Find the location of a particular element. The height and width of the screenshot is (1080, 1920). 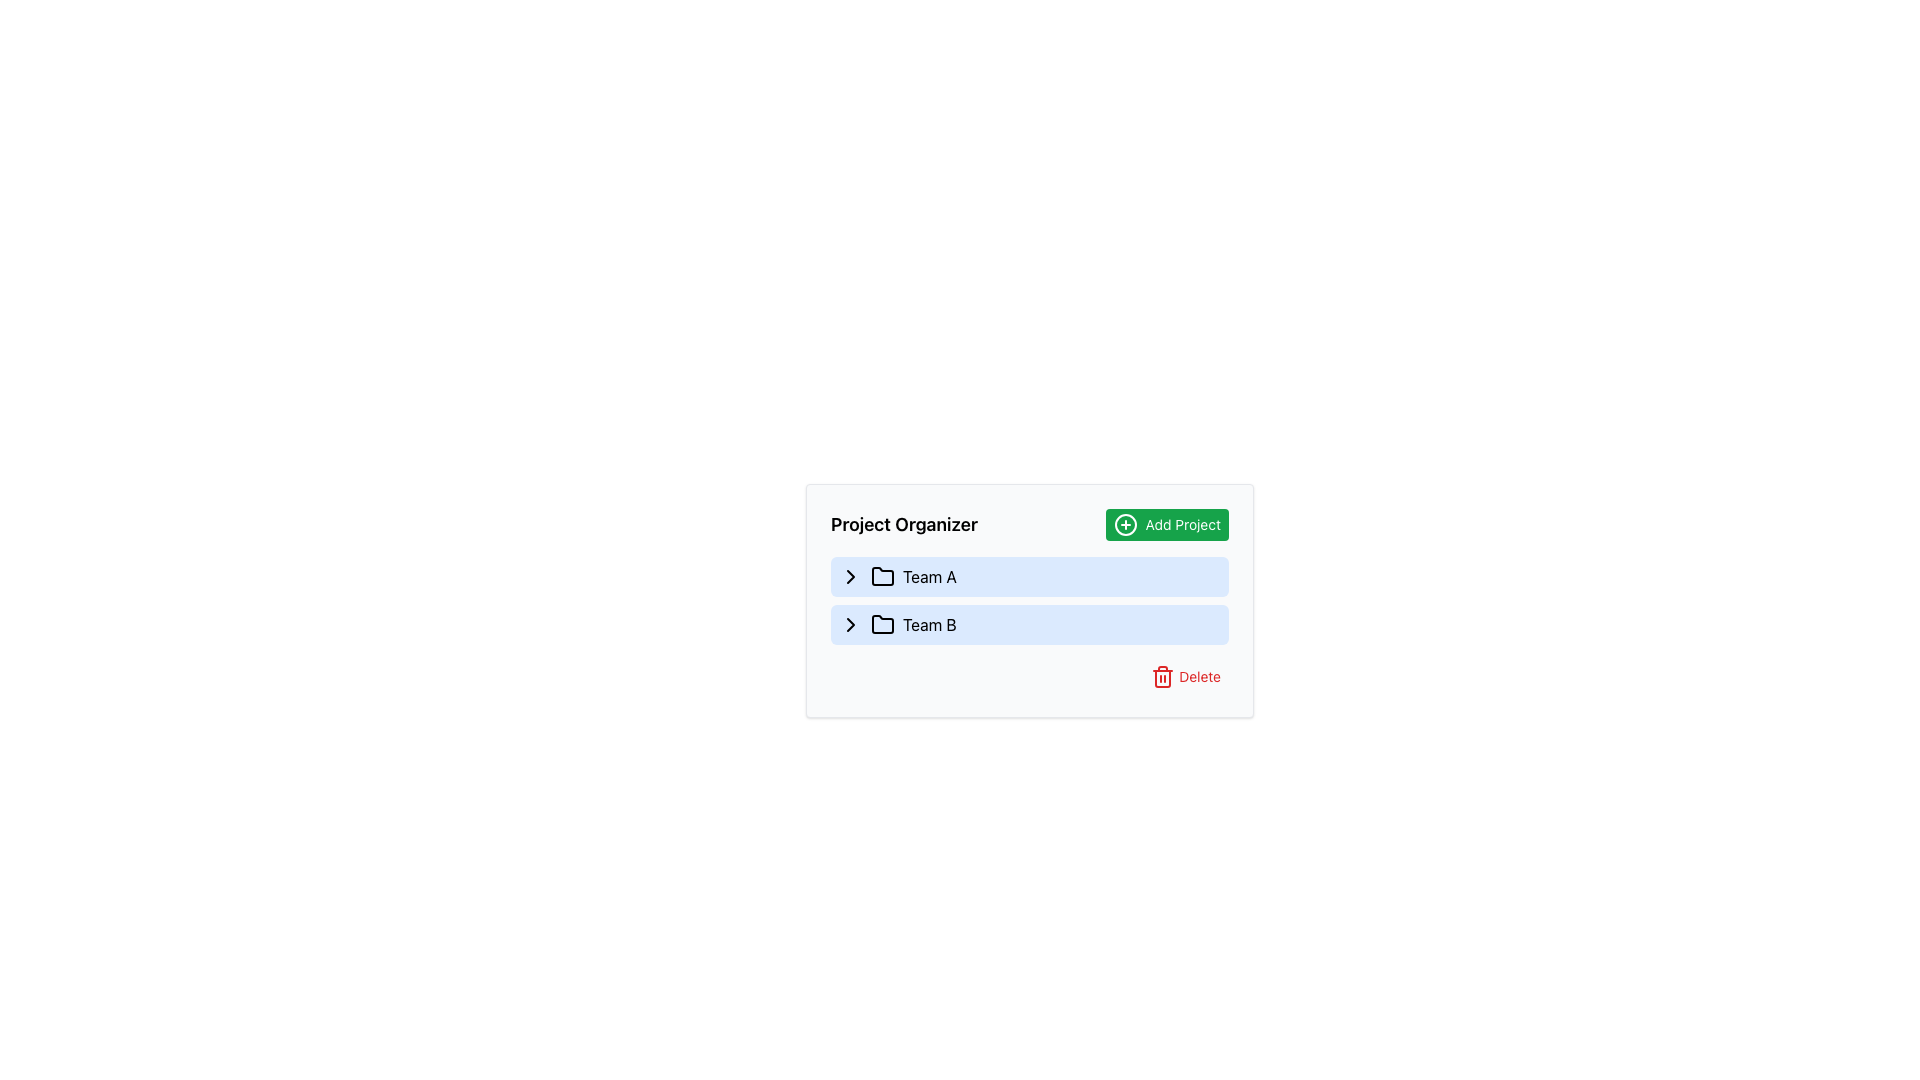

the folder icon representing 'Team B' is located at coordinates (882, 623).